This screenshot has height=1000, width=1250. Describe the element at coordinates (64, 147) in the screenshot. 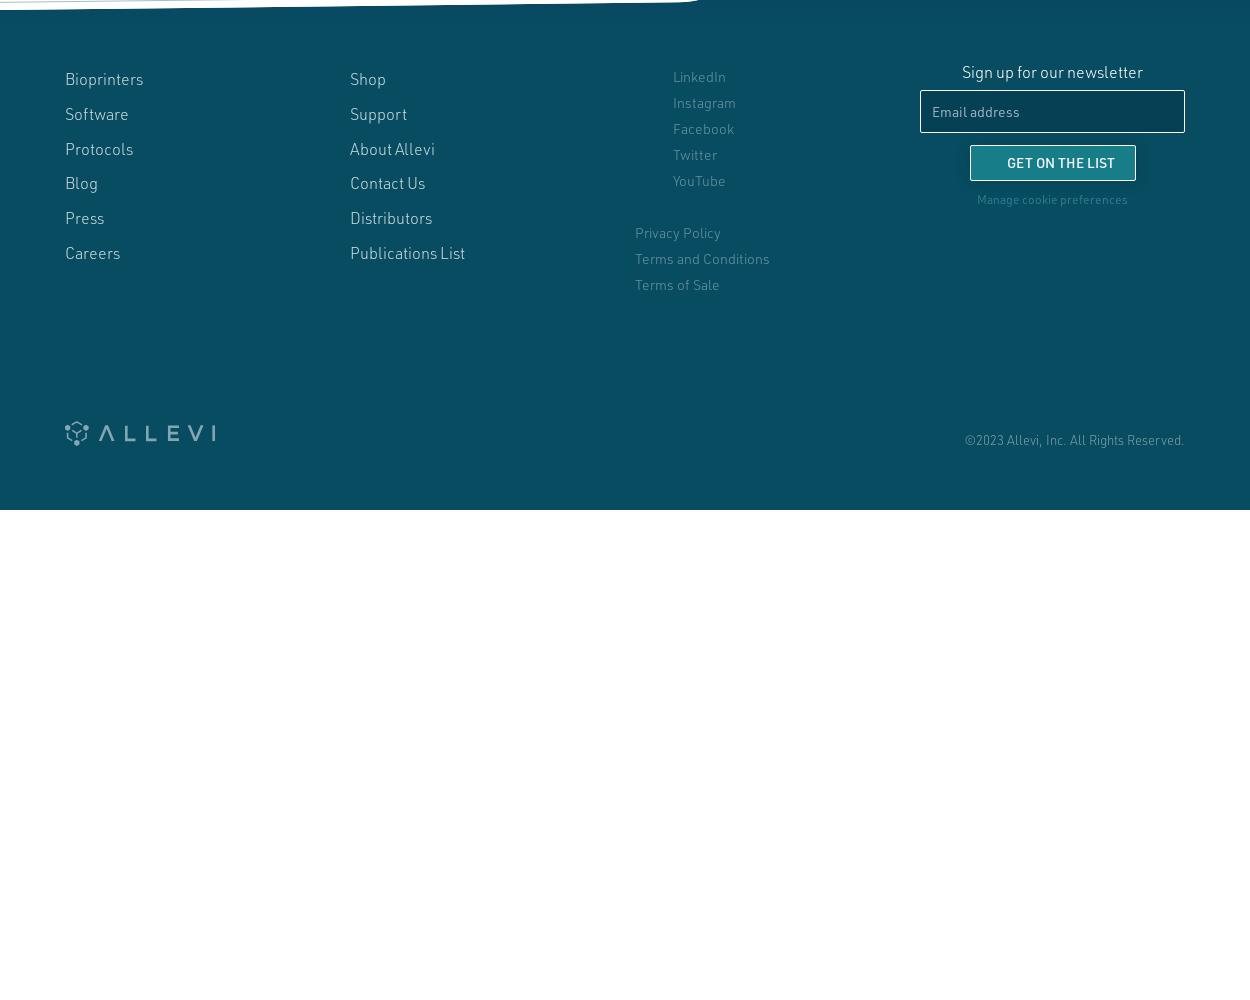

I see `'Protocols'` at that location.